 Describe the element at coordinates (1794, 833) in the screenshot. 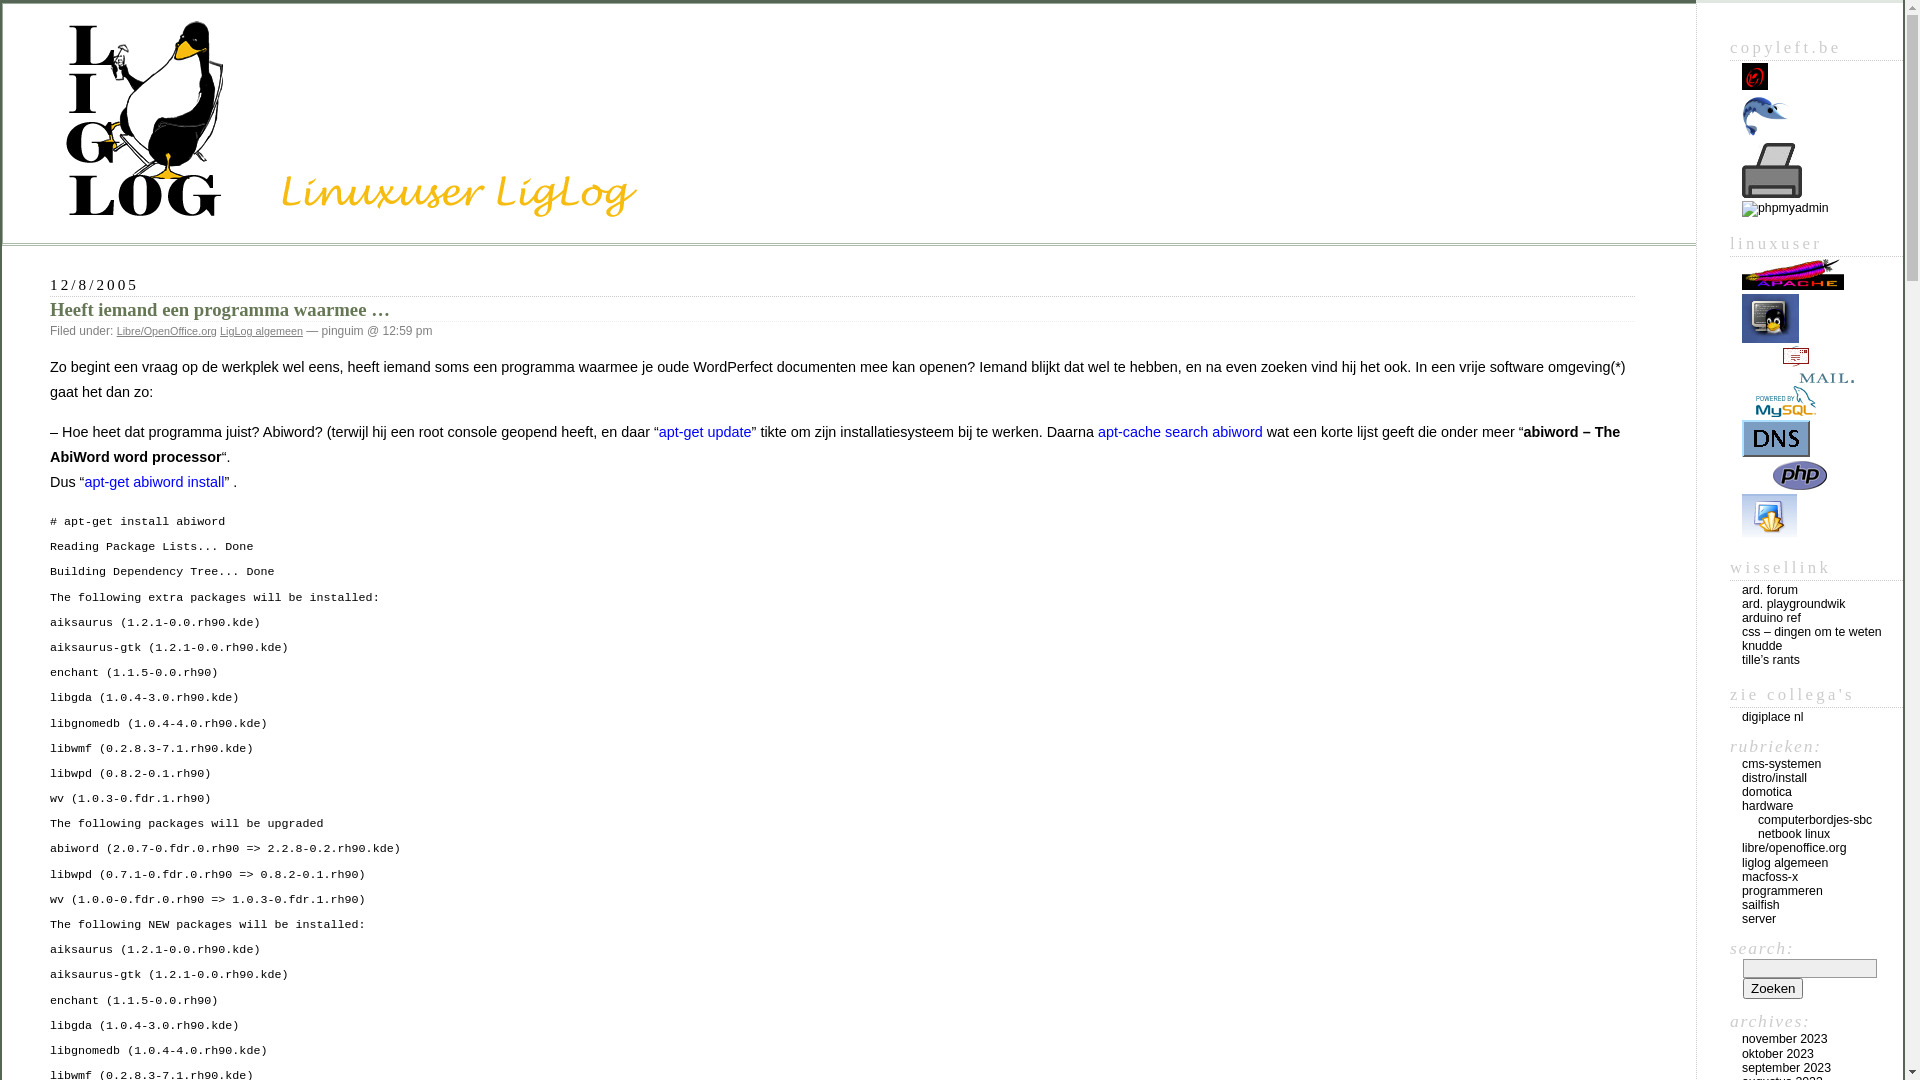

I see `'netbook linux'` at that location.